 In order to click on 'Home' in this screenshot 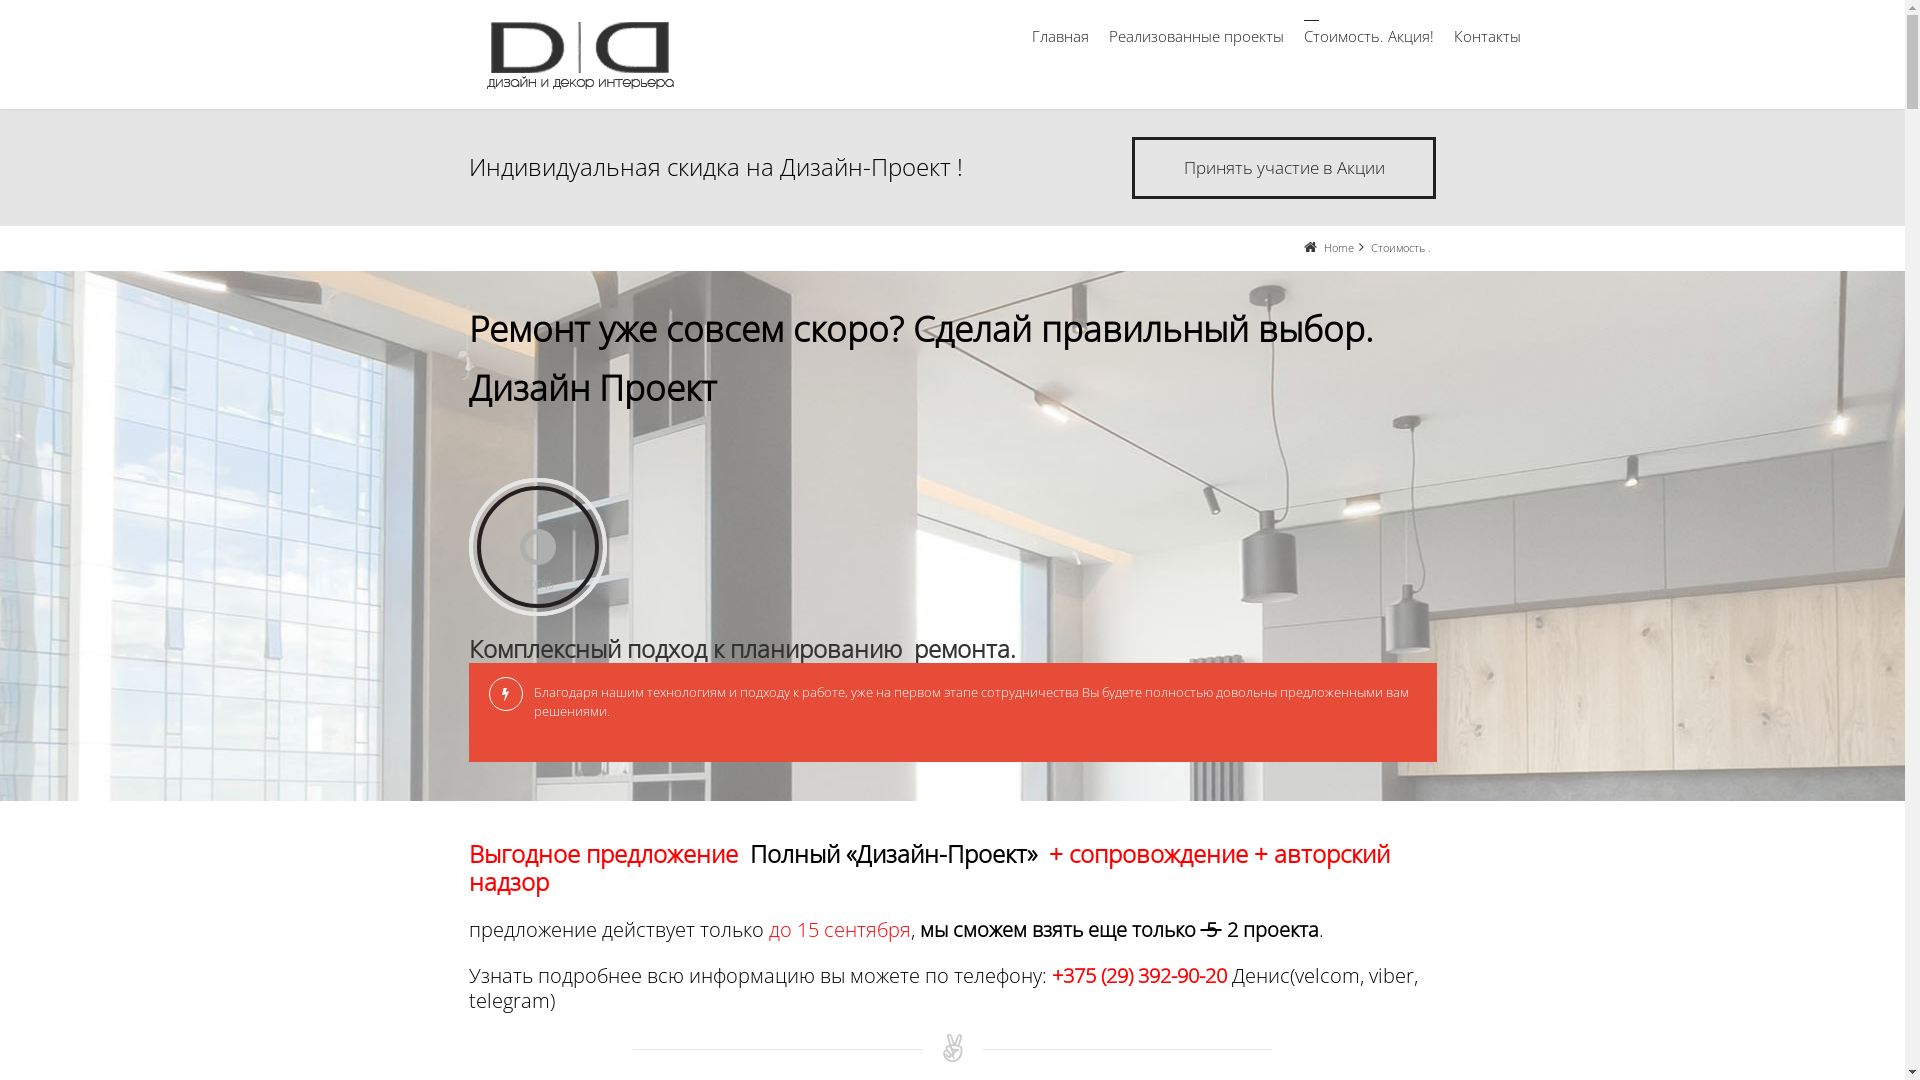, I will do `click(1339, 246)`.